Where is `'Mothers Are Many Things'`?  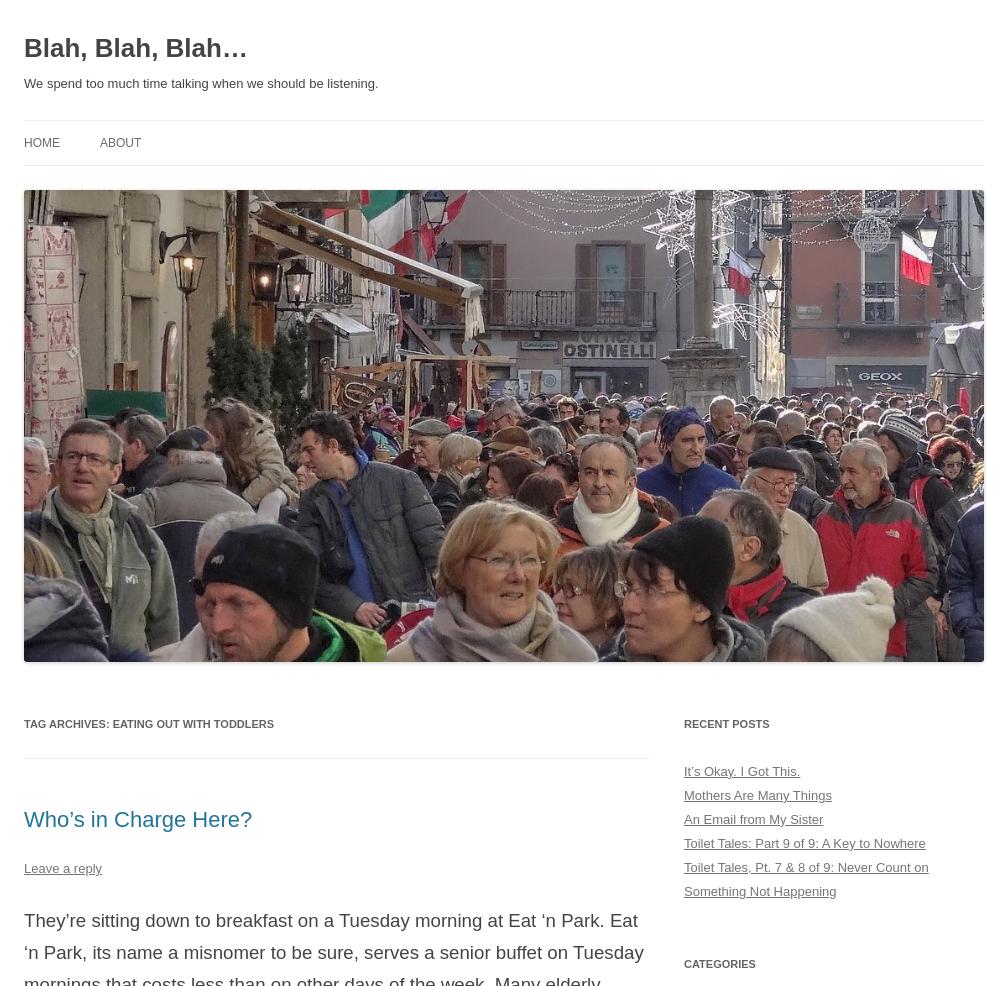
'Mothers Are Many Things' is located at coordinates (684, 794).